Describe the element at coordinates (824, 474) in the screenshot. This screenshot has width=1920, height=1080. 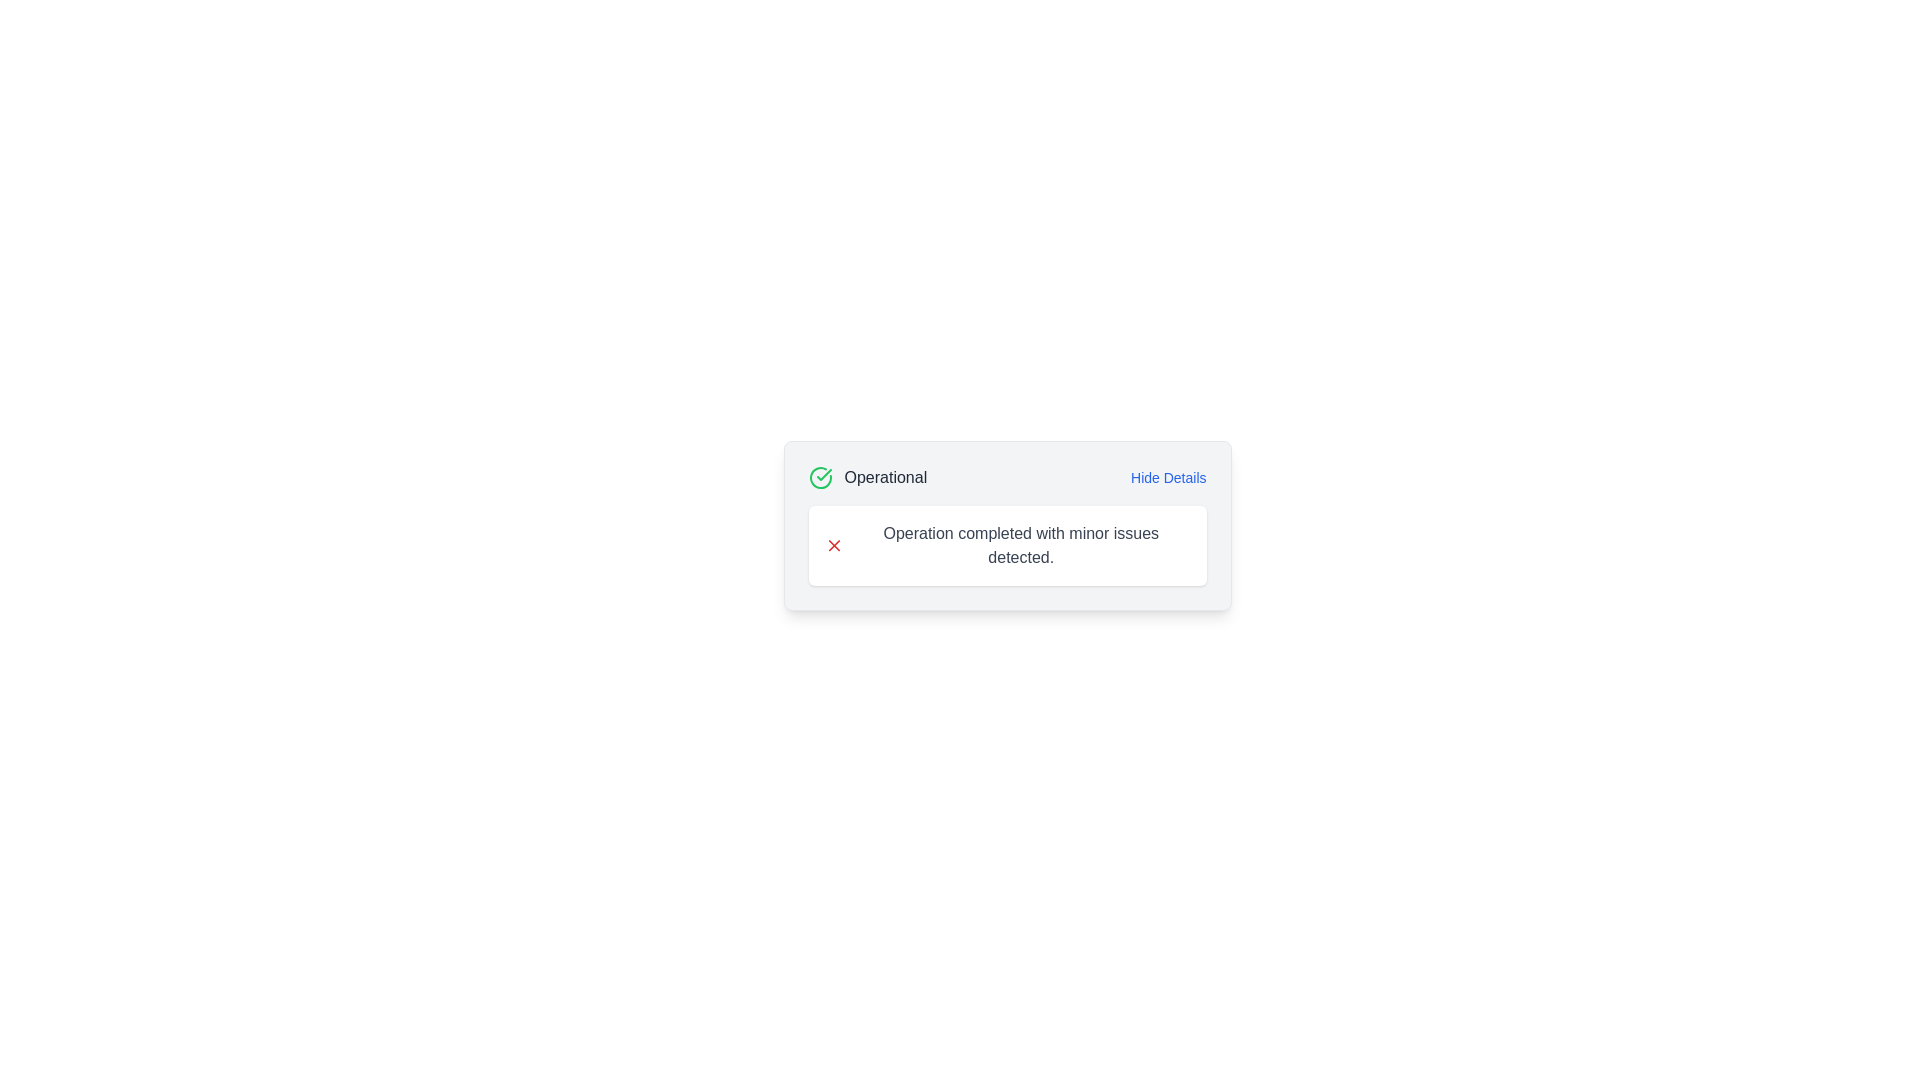
I see `the checkmark vector symbol embedded in the circular icon within the small status panel to indicate a positive or successful status` at that location.